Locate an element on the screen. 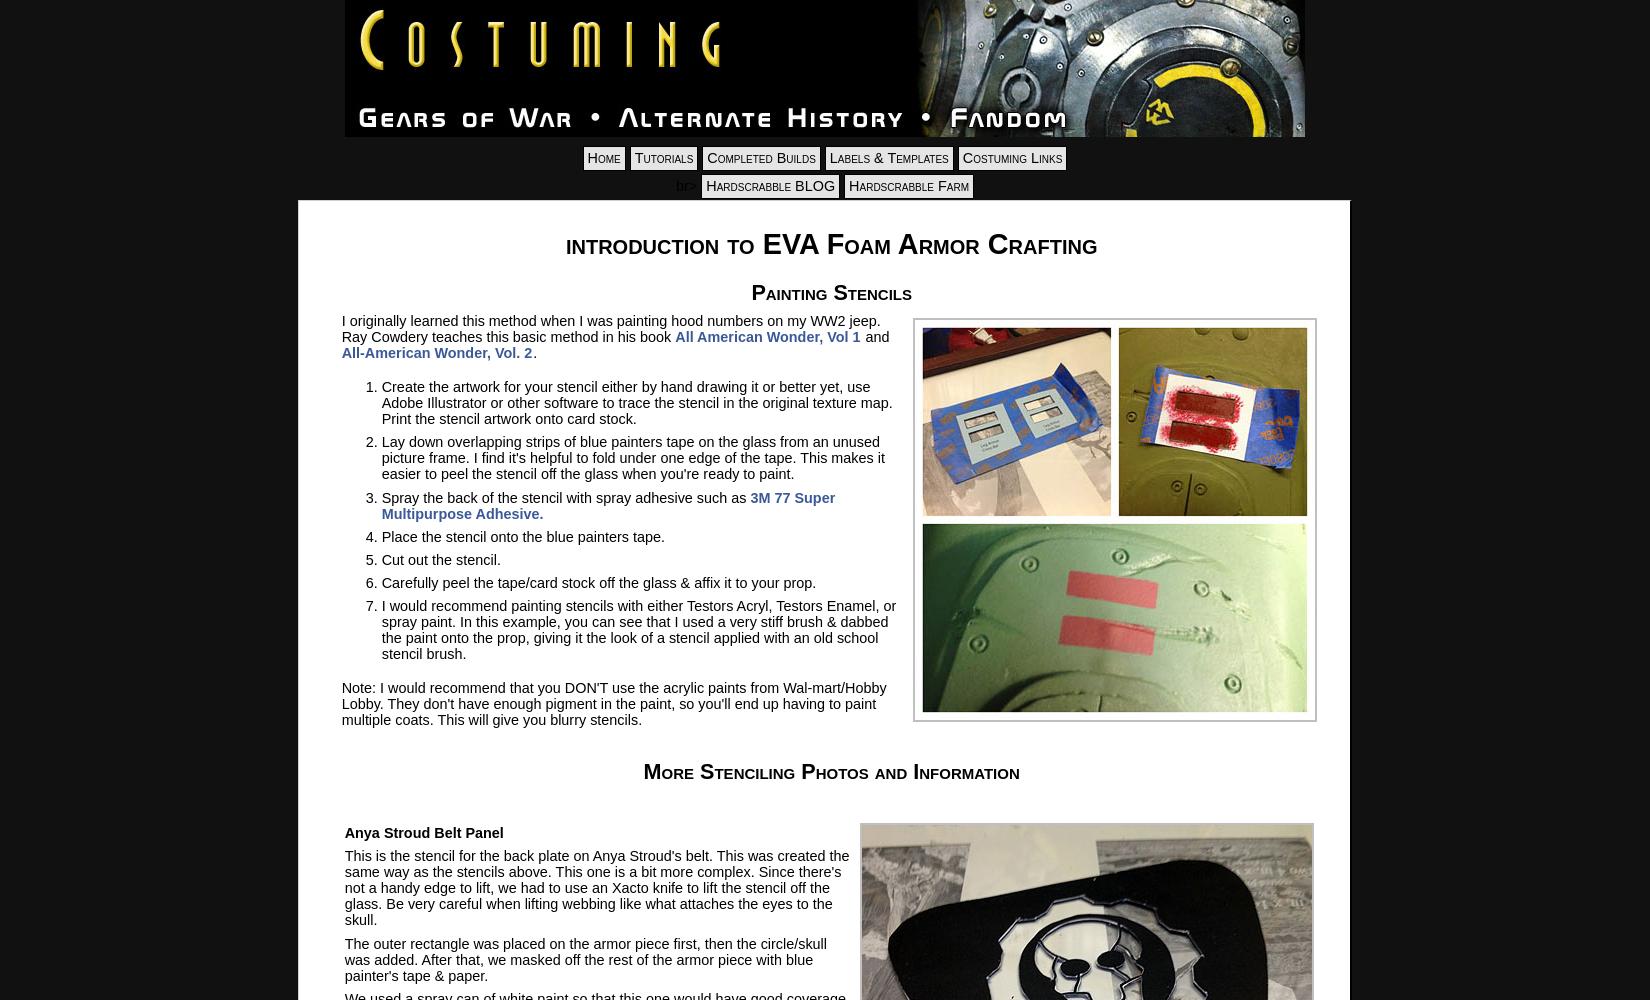 The image size is (1650, 1000). 'More Stenciling Photos and Information' is located at coordinates (830, 770).